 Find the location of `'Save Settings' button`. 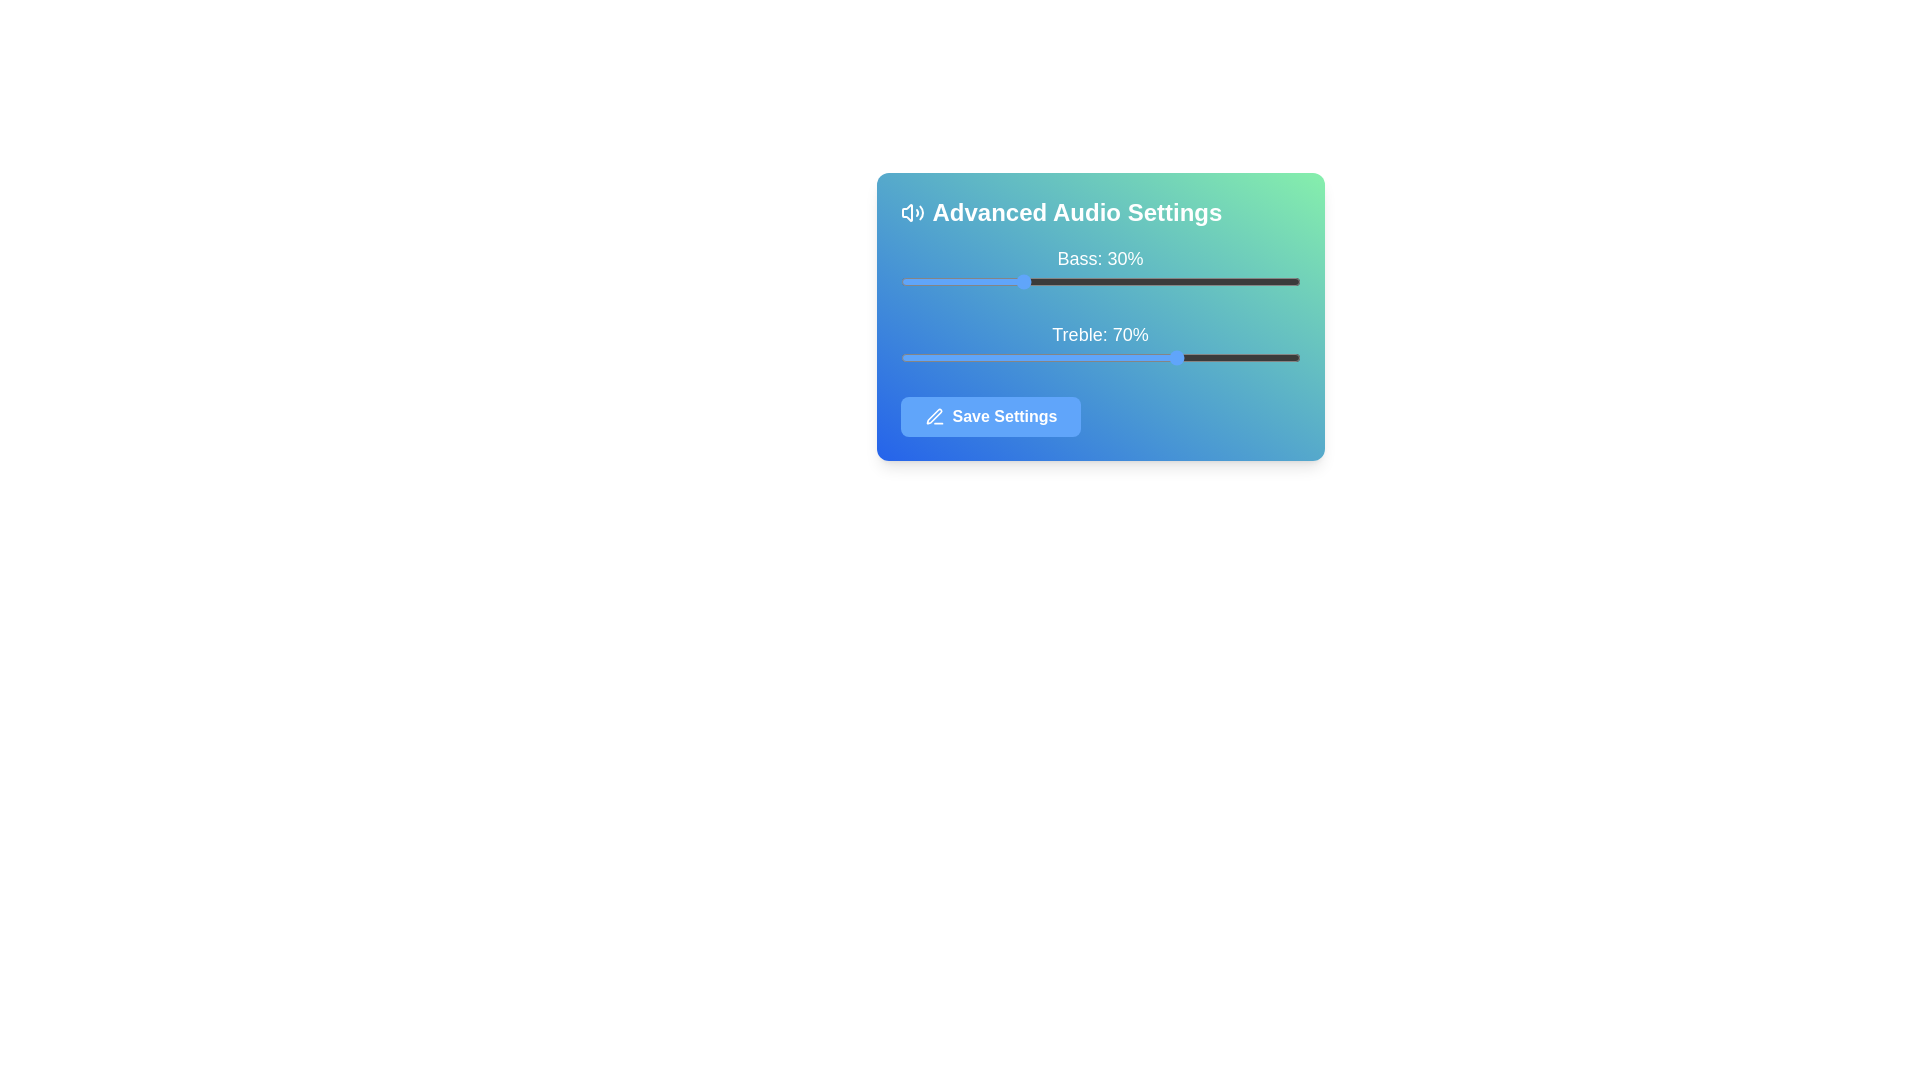

'Save Settings' button is located at coordinates (990, 415).